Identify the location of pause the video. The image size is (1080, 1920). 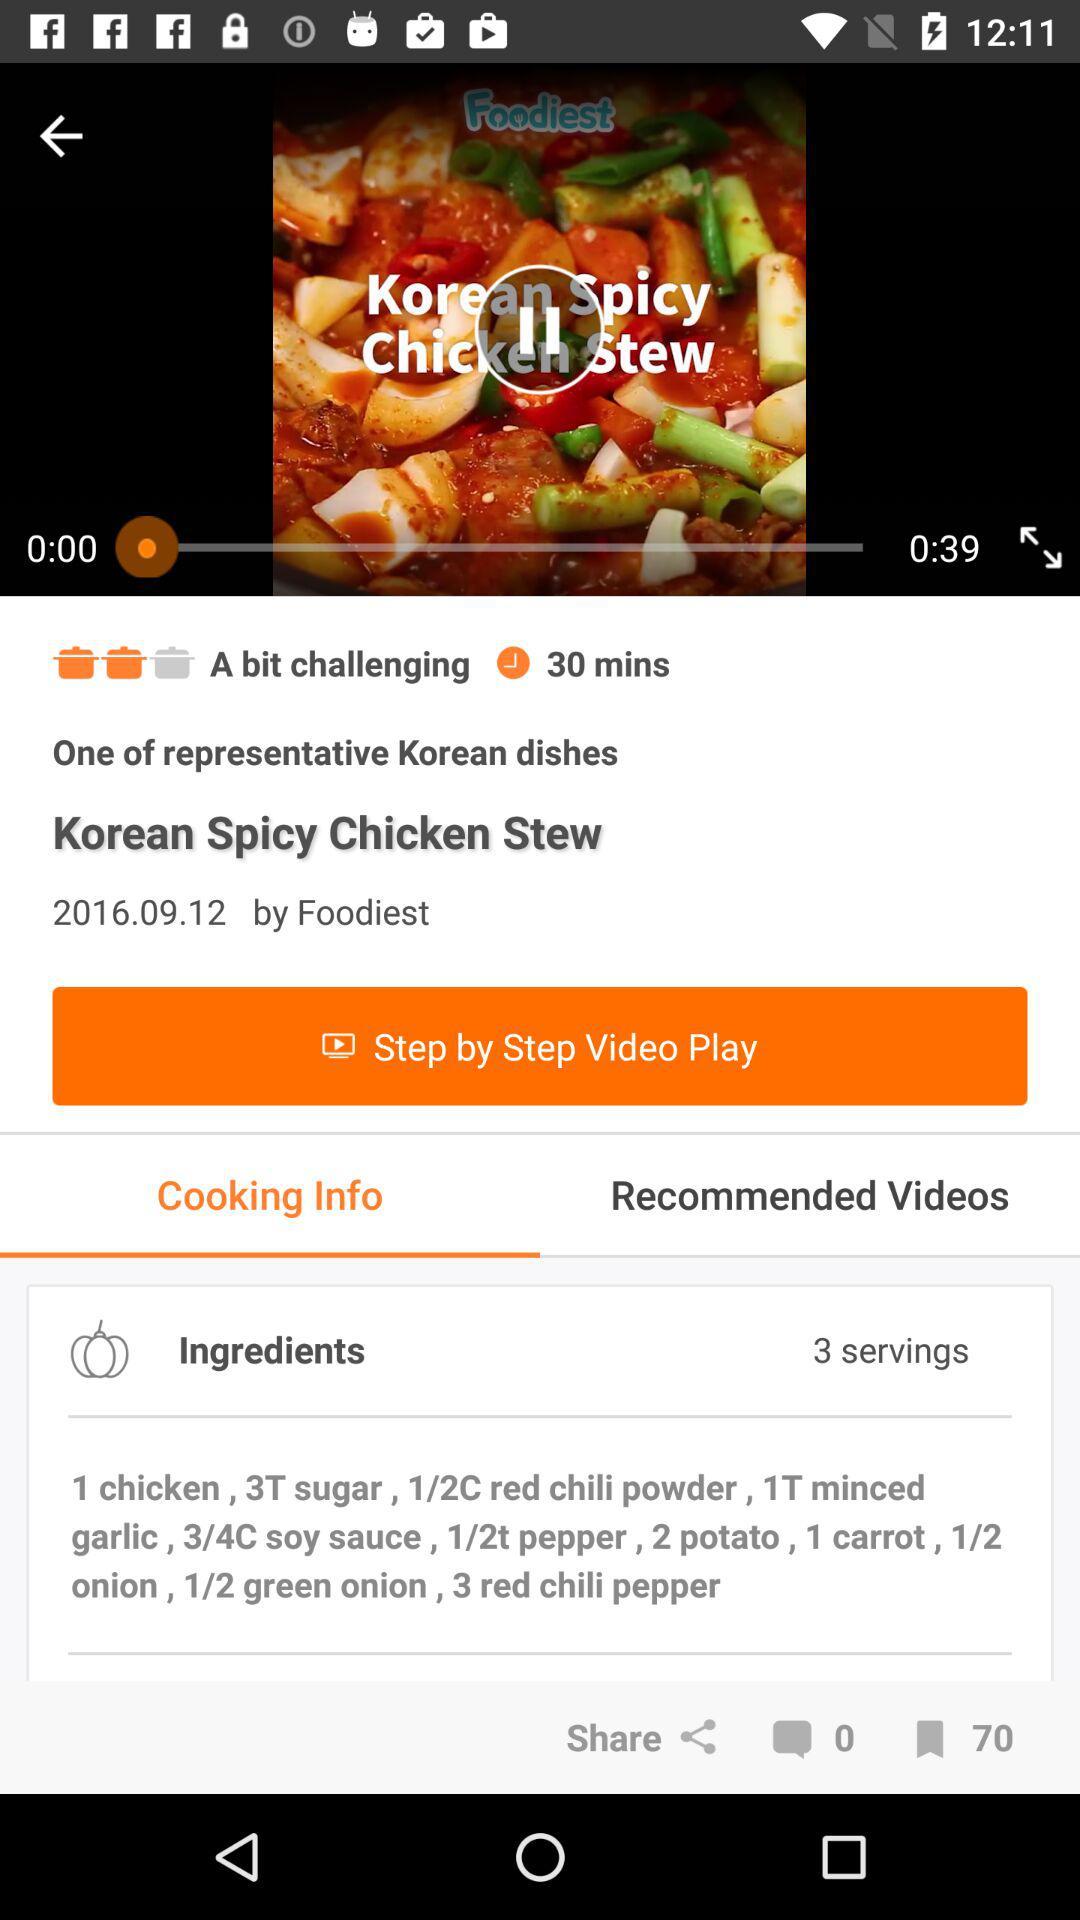
(538, 329).